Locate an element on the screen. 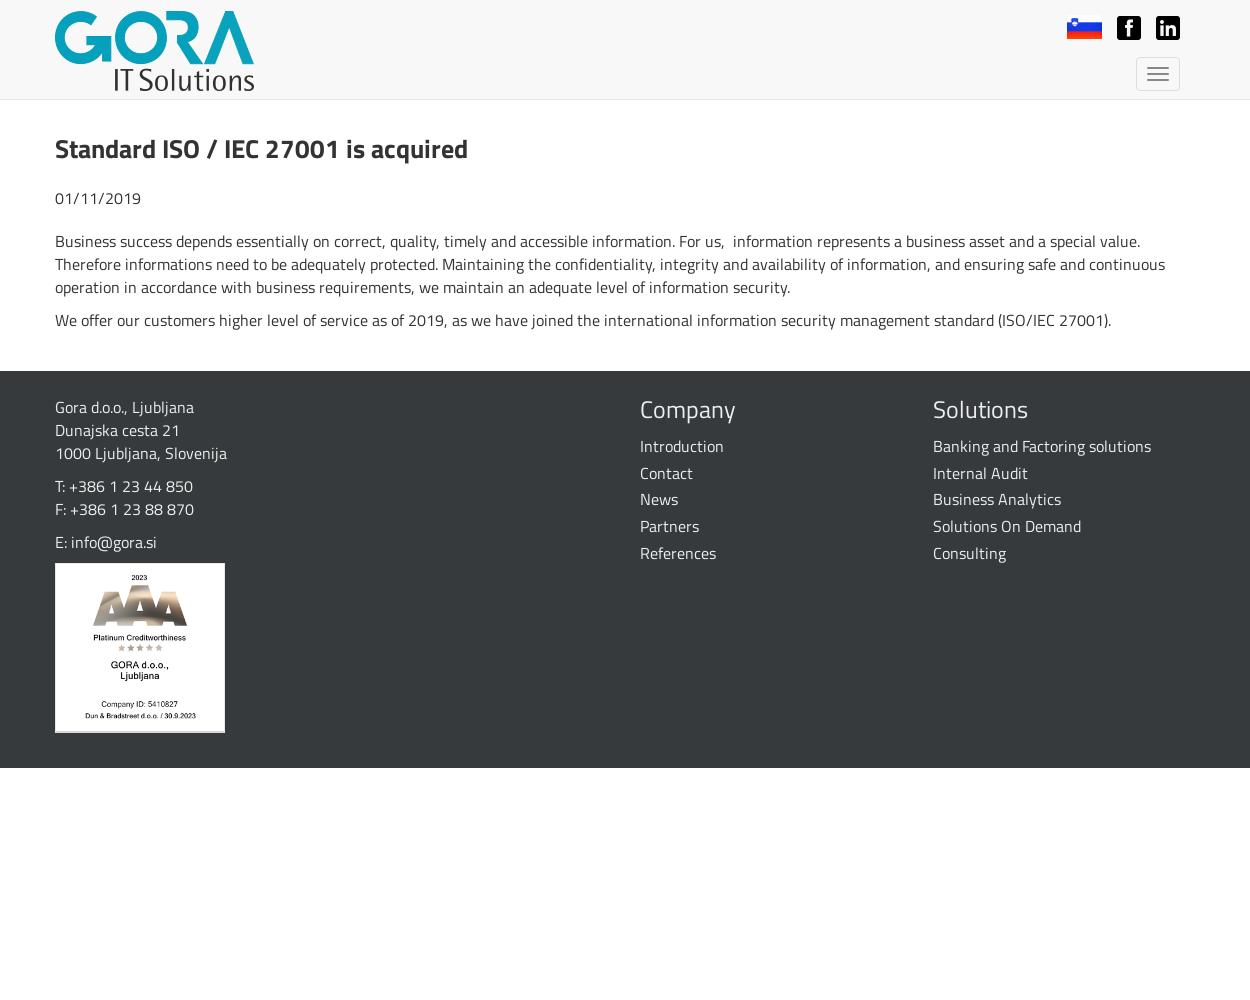 The height and width of the screenshot is (1000, 1250). 'Solutions On Demand' is located at coordinates (1006, 526).